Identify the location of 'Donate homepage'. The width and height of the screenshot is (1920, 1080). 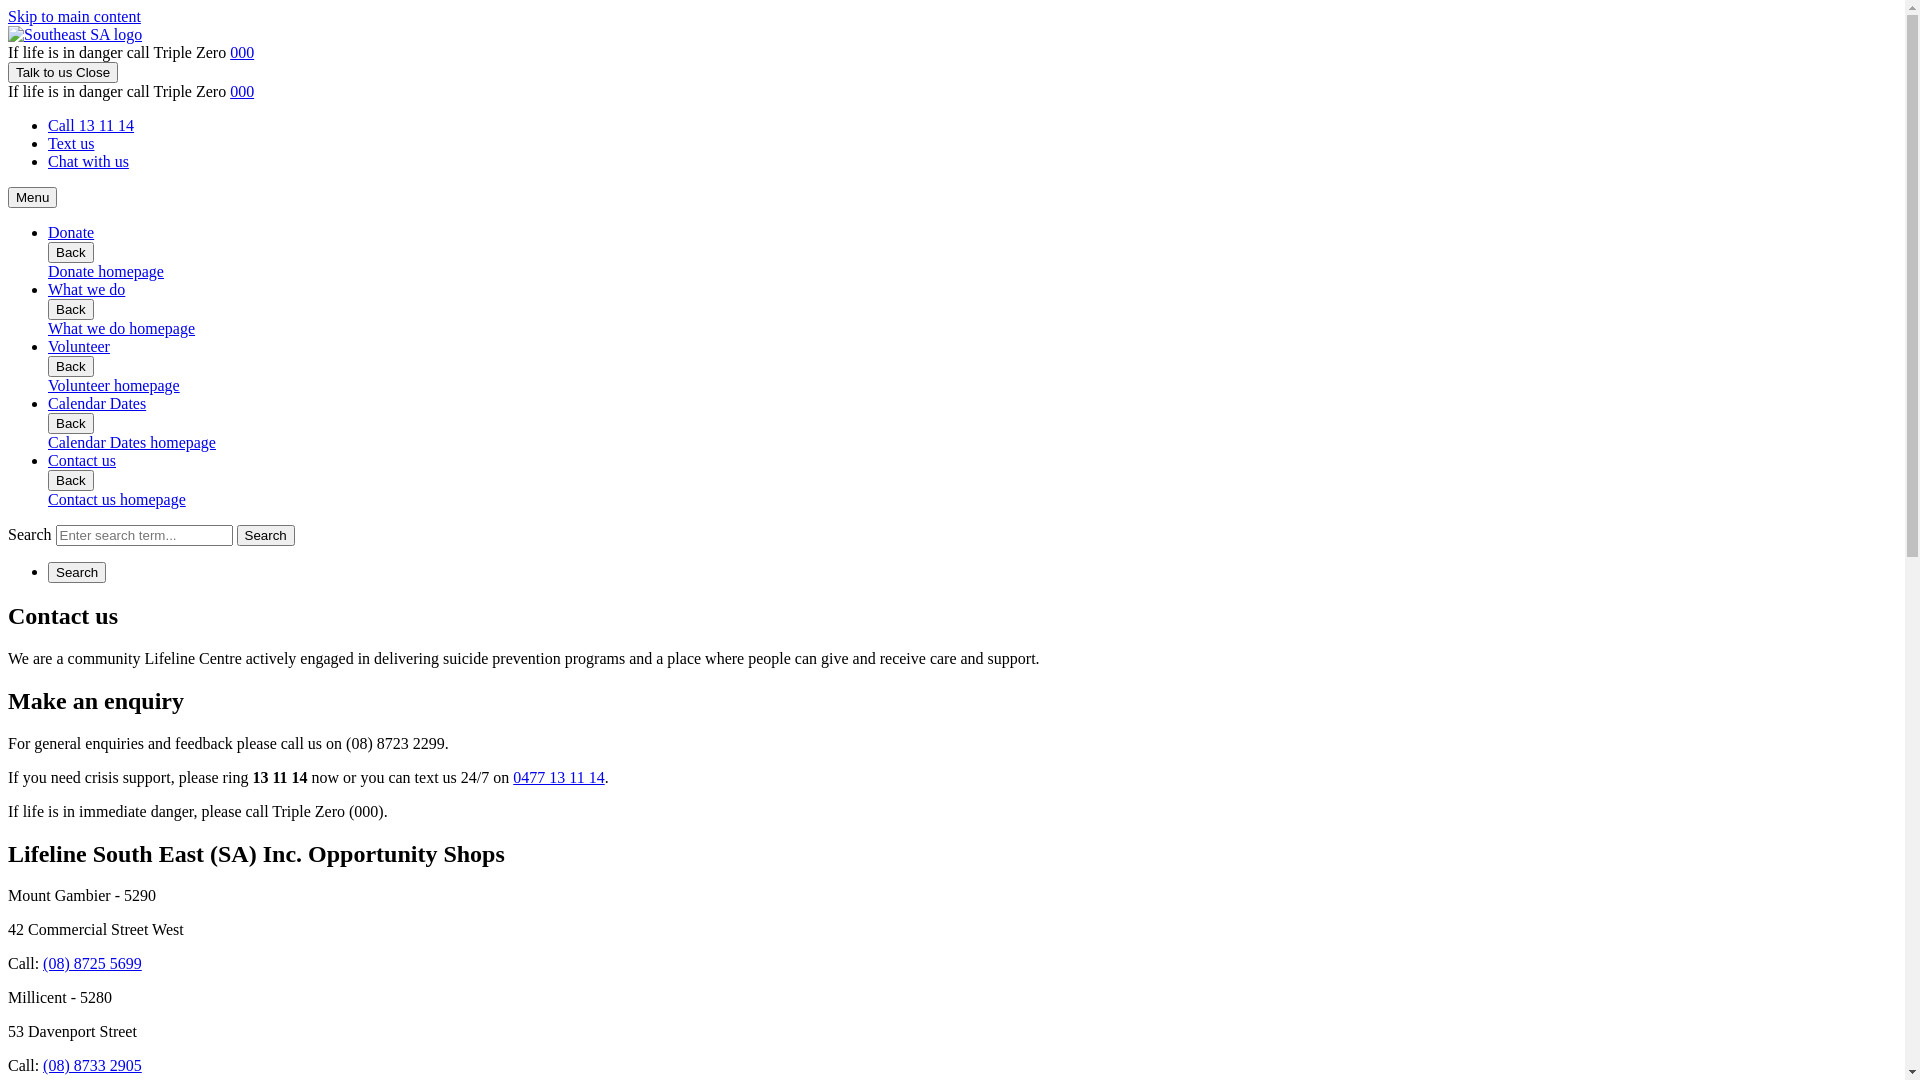
(48, 271).